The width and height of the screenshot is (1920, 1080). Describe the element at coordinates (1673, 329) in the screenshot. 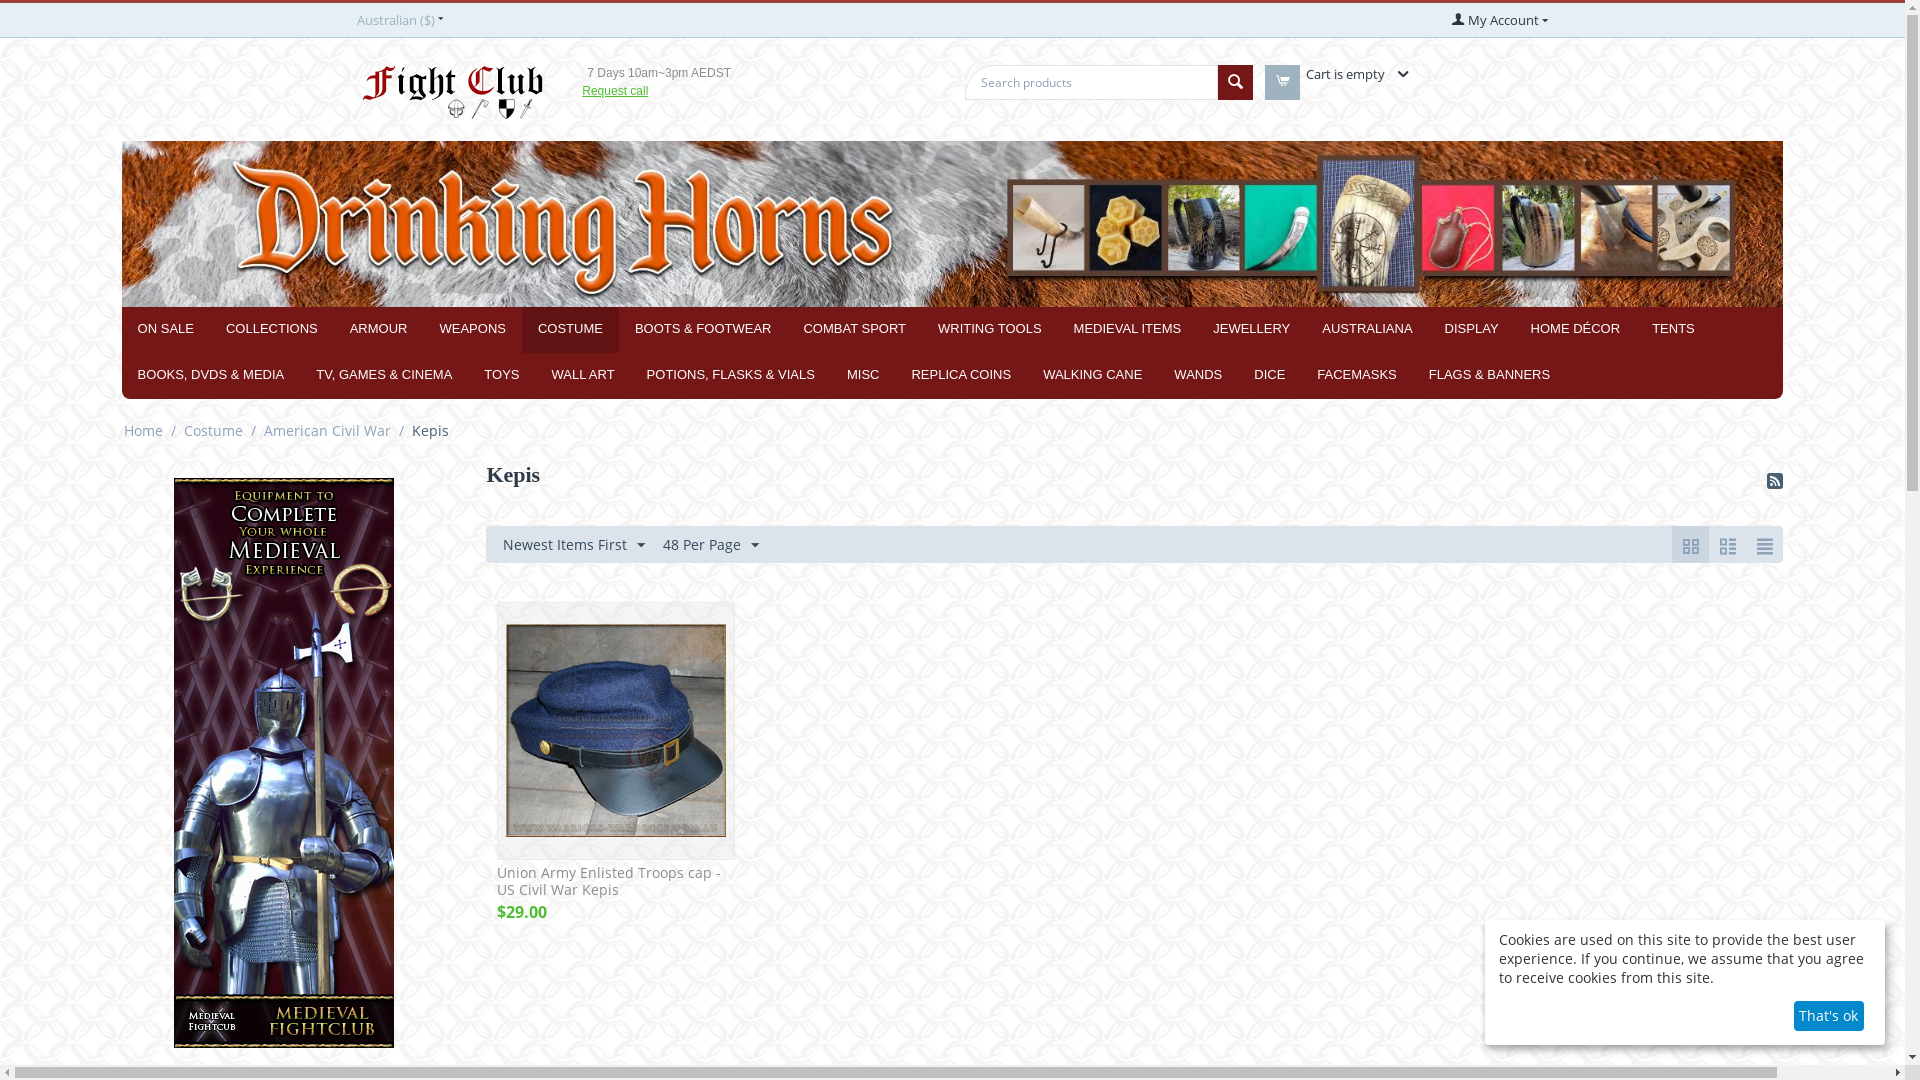

I see `'TENTS'` at that location.